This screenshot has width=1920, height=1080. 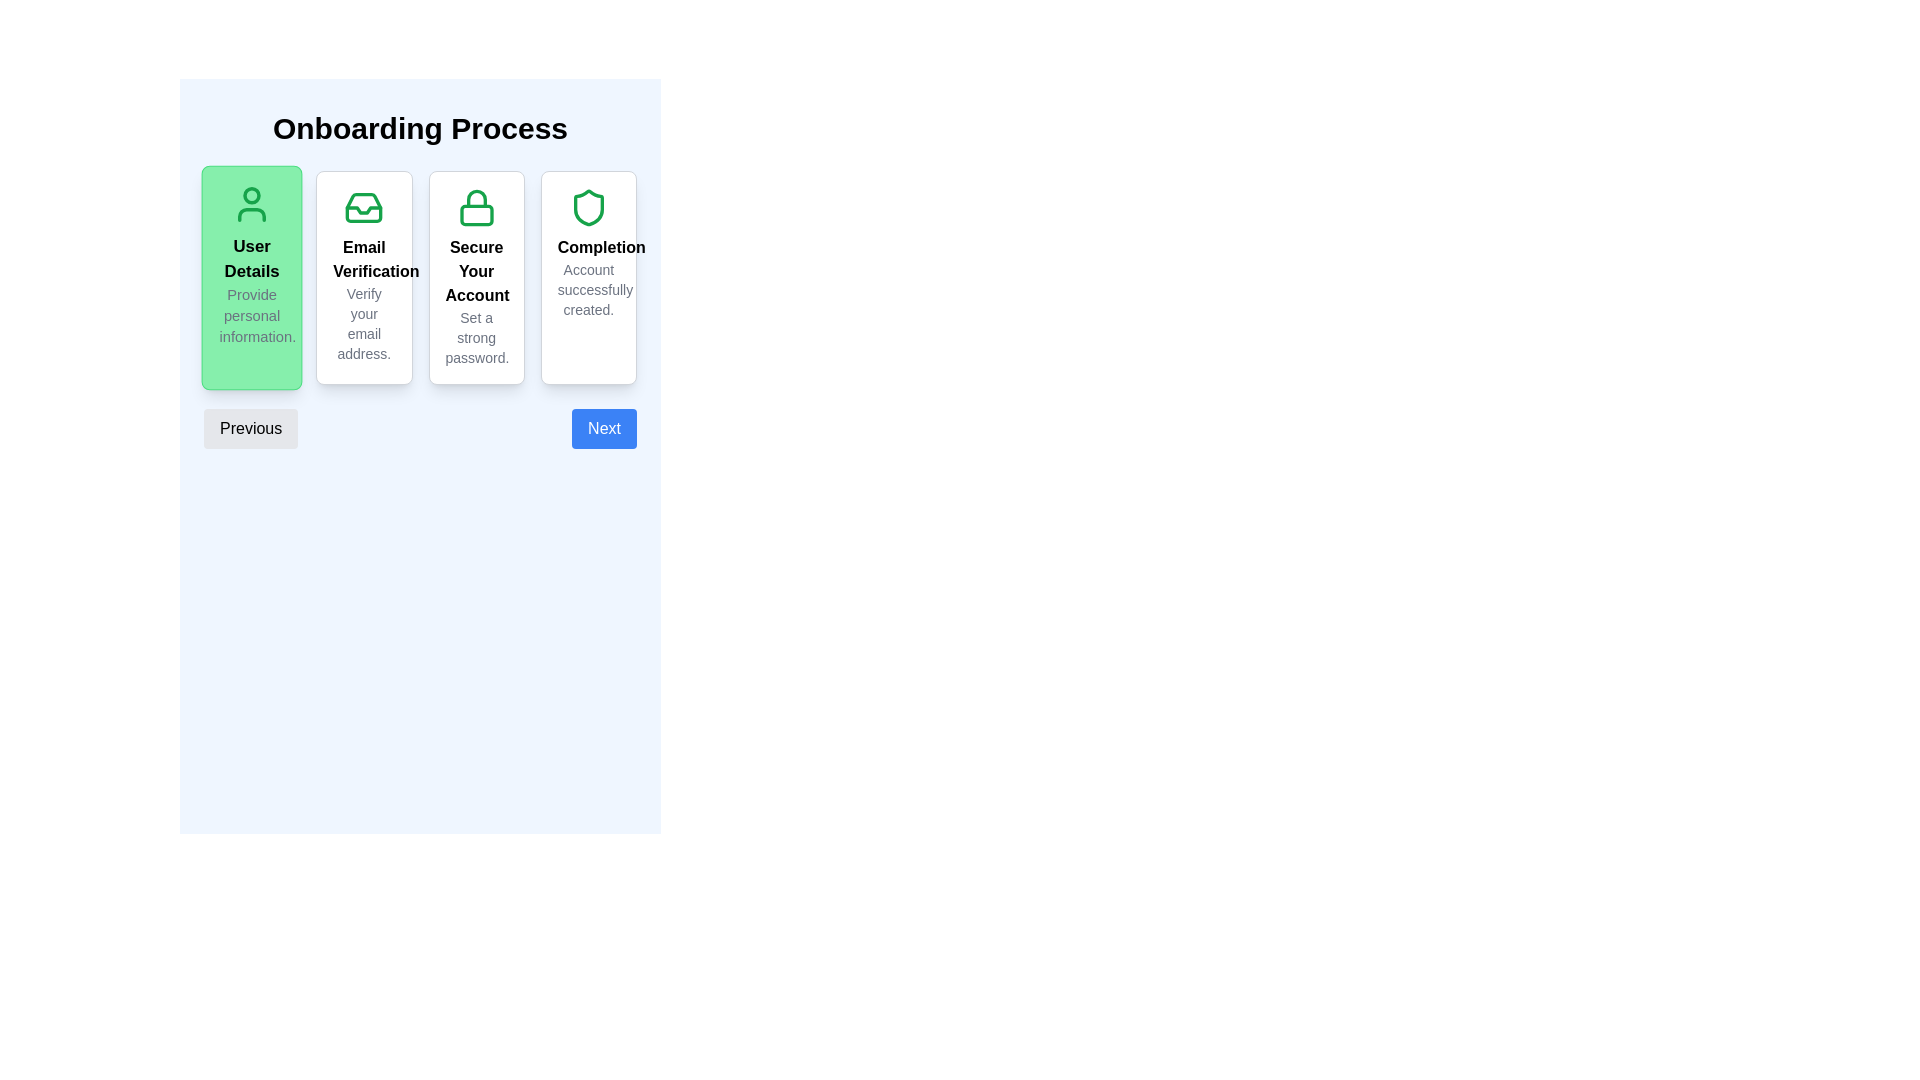 What do you see at coordinates (364, 258) in the screenshot?
I see `bold text label 'Email Verification' prominently displayed in the second column of the onboarding panel, located below the envelope icon` at bounding box center [364, 258].